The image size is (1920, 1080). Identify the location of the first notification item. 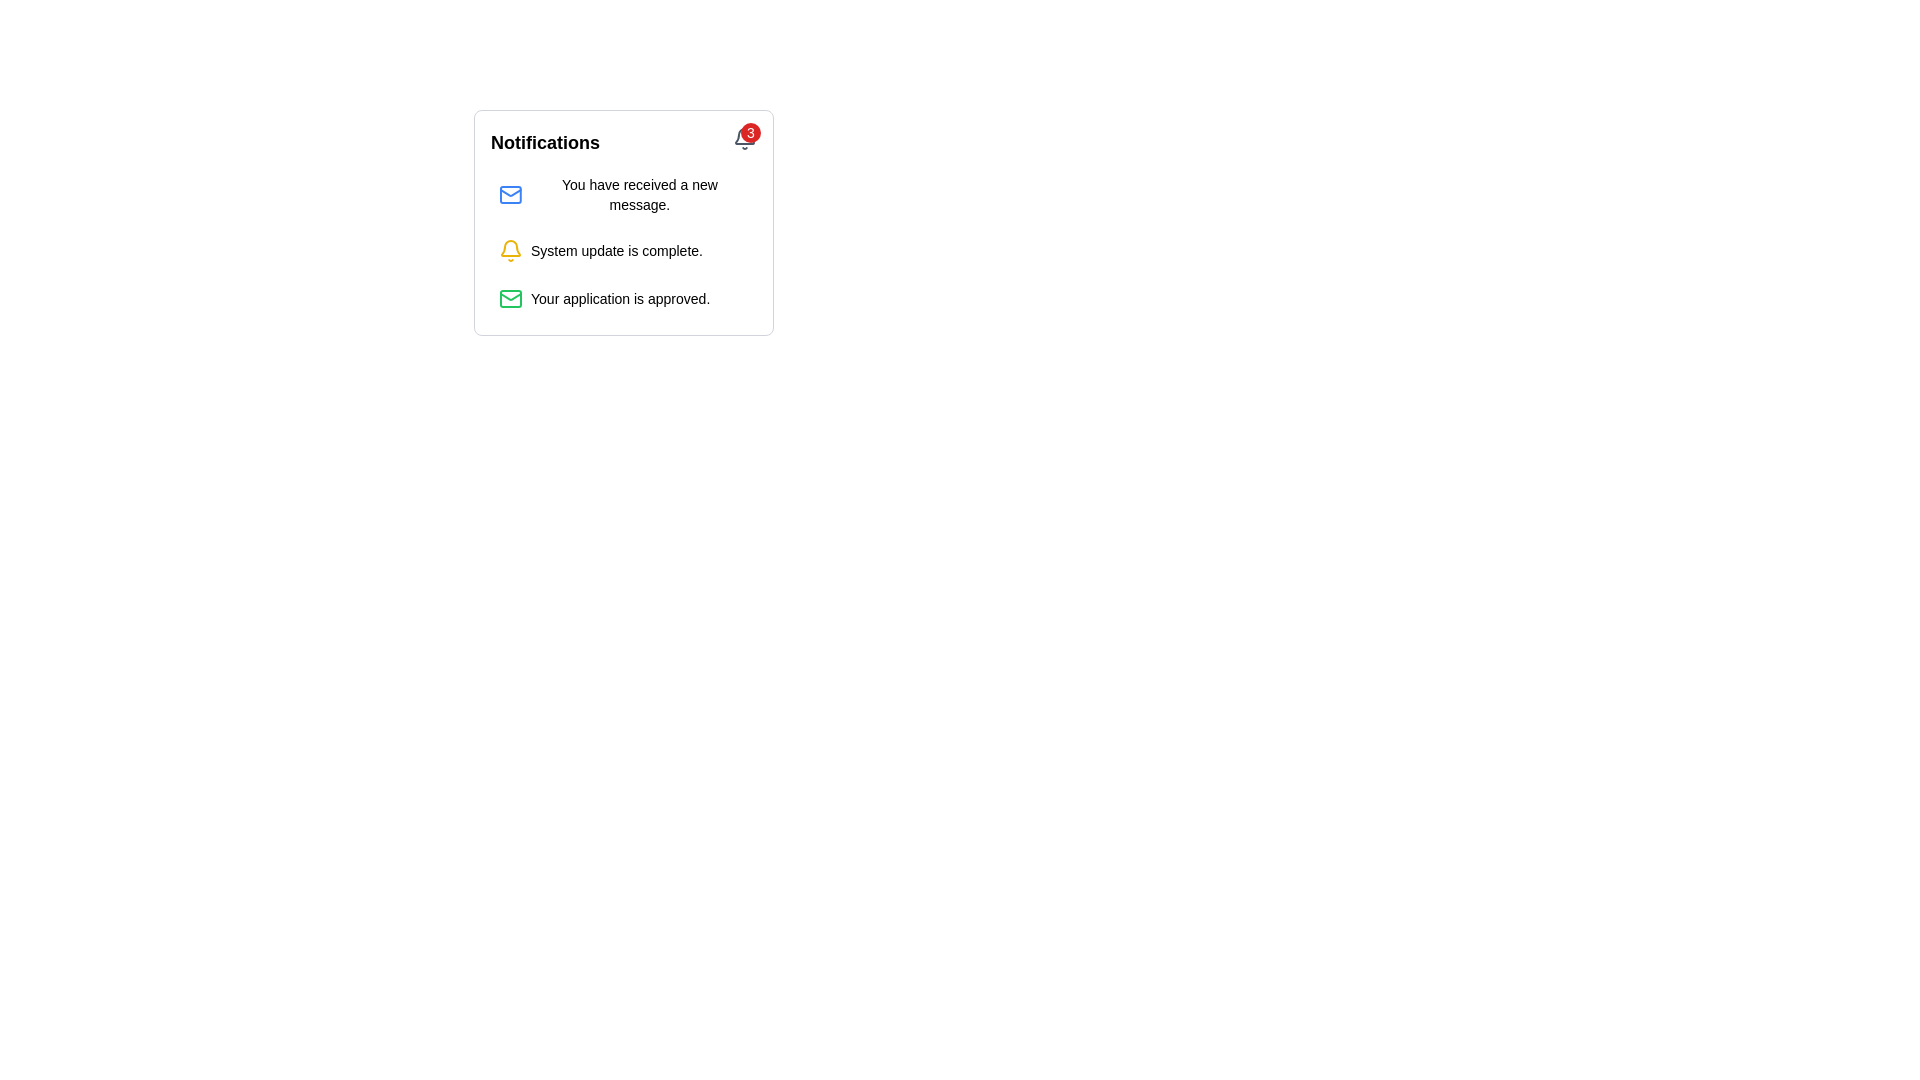
(623, 195).